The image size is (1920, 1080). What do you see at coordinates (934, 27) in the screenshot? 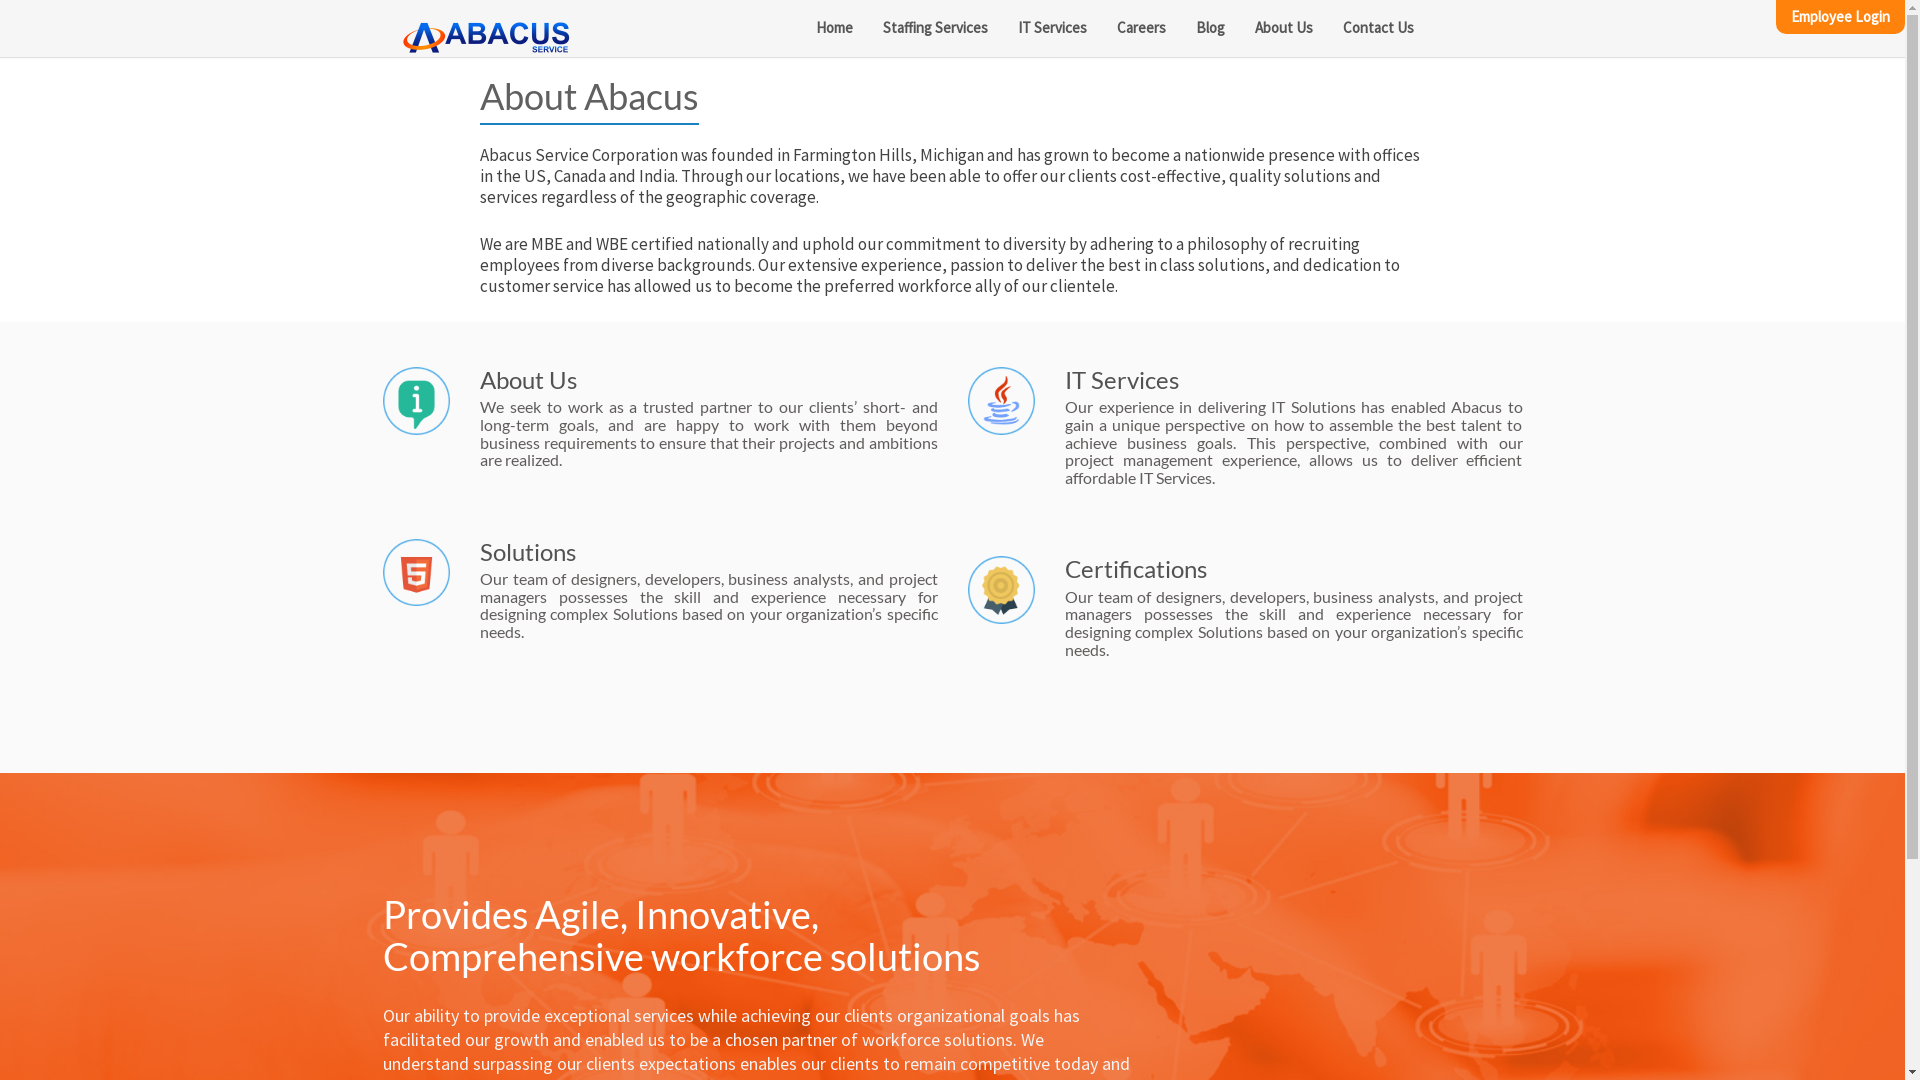
I see `'Staffing Services'` at bounding box center [934, 27].